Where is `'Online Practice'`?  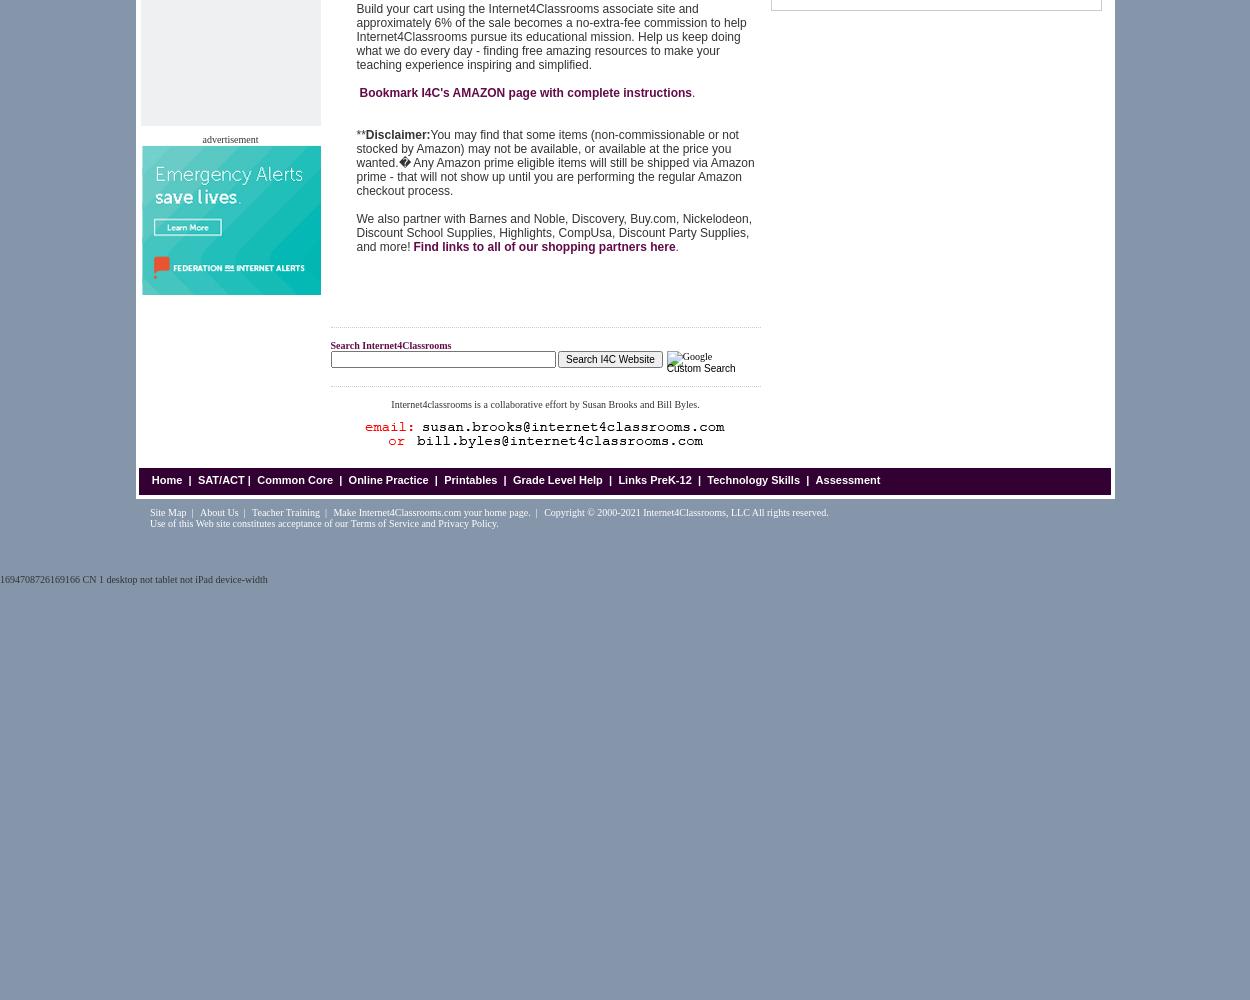 'Online Practice' is located at coordinates (388, 479).